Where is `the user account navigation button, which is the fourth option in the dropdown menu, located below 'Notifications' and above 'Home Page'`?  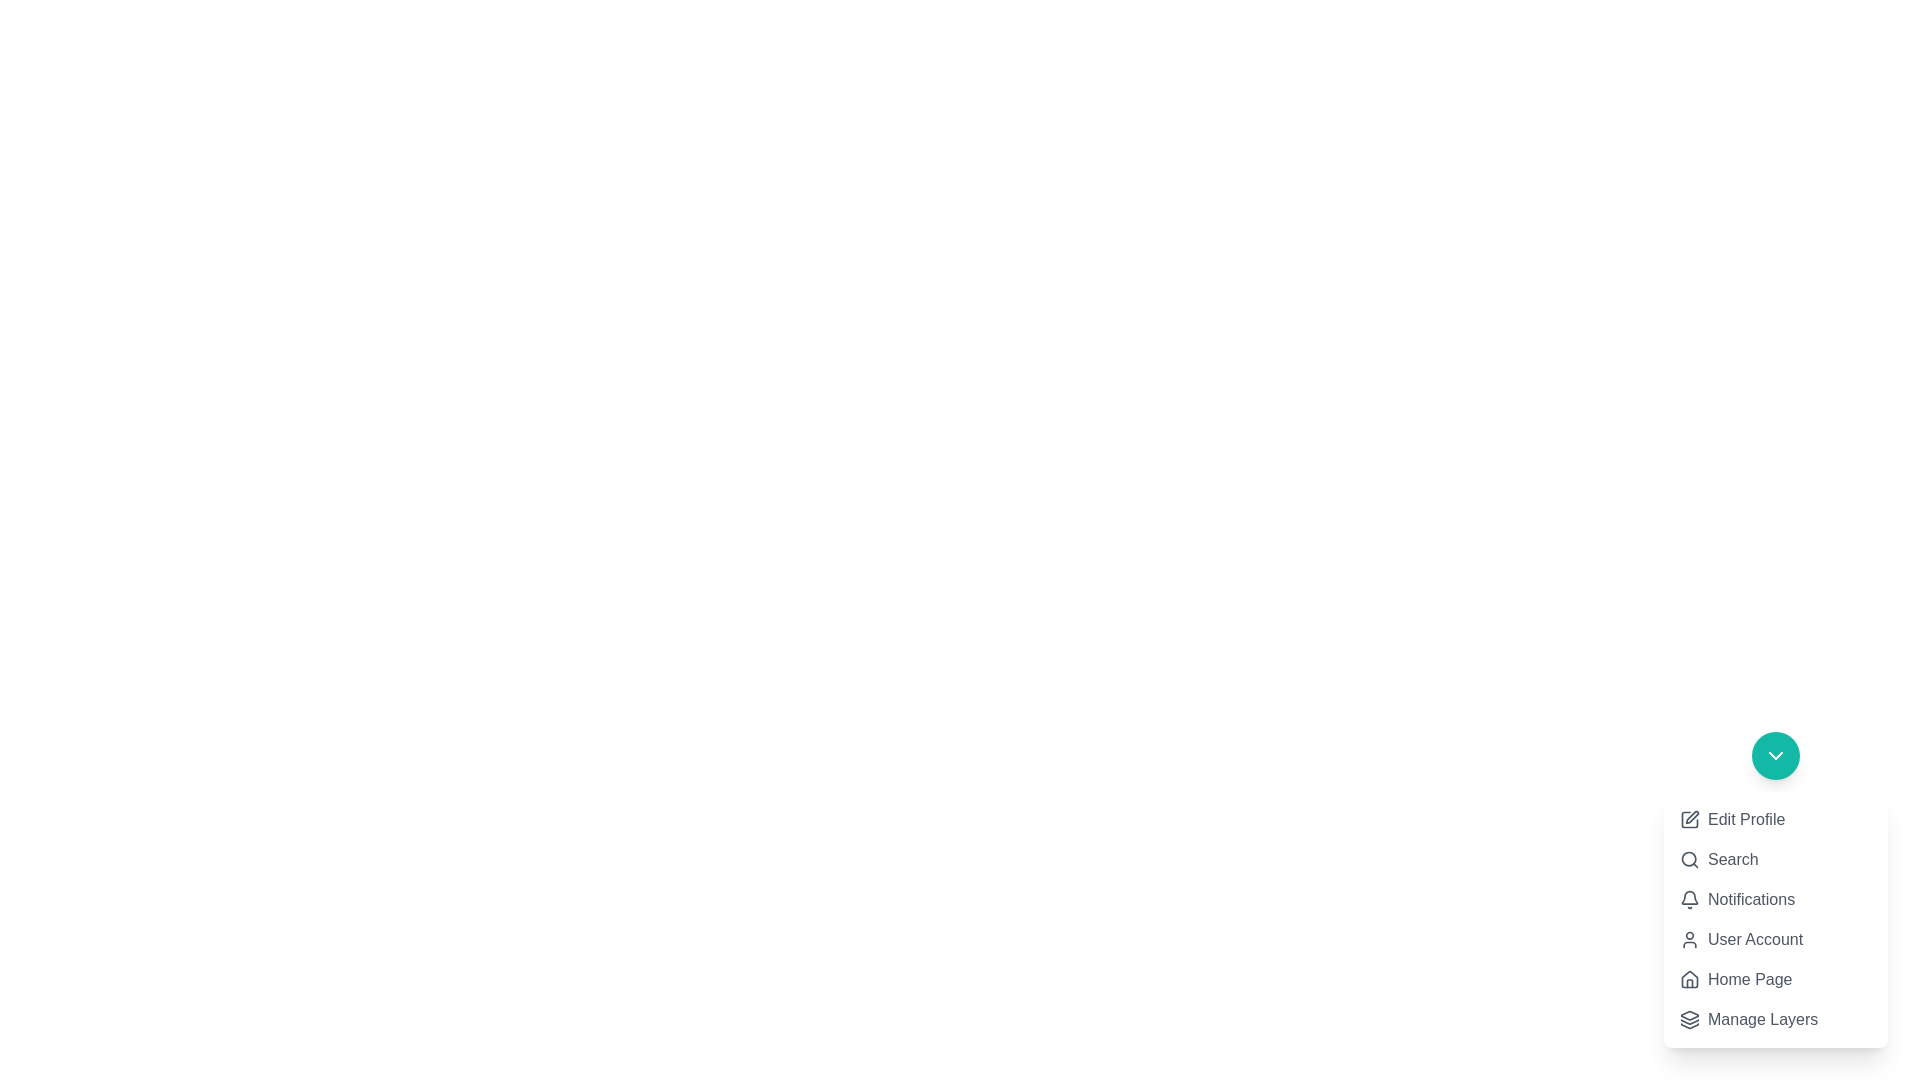 the user account navigation button, which is the fourth option in the dropdown menu, located below 'Notifications' and above 'Home Page' is located at coordinates (1740, 940).